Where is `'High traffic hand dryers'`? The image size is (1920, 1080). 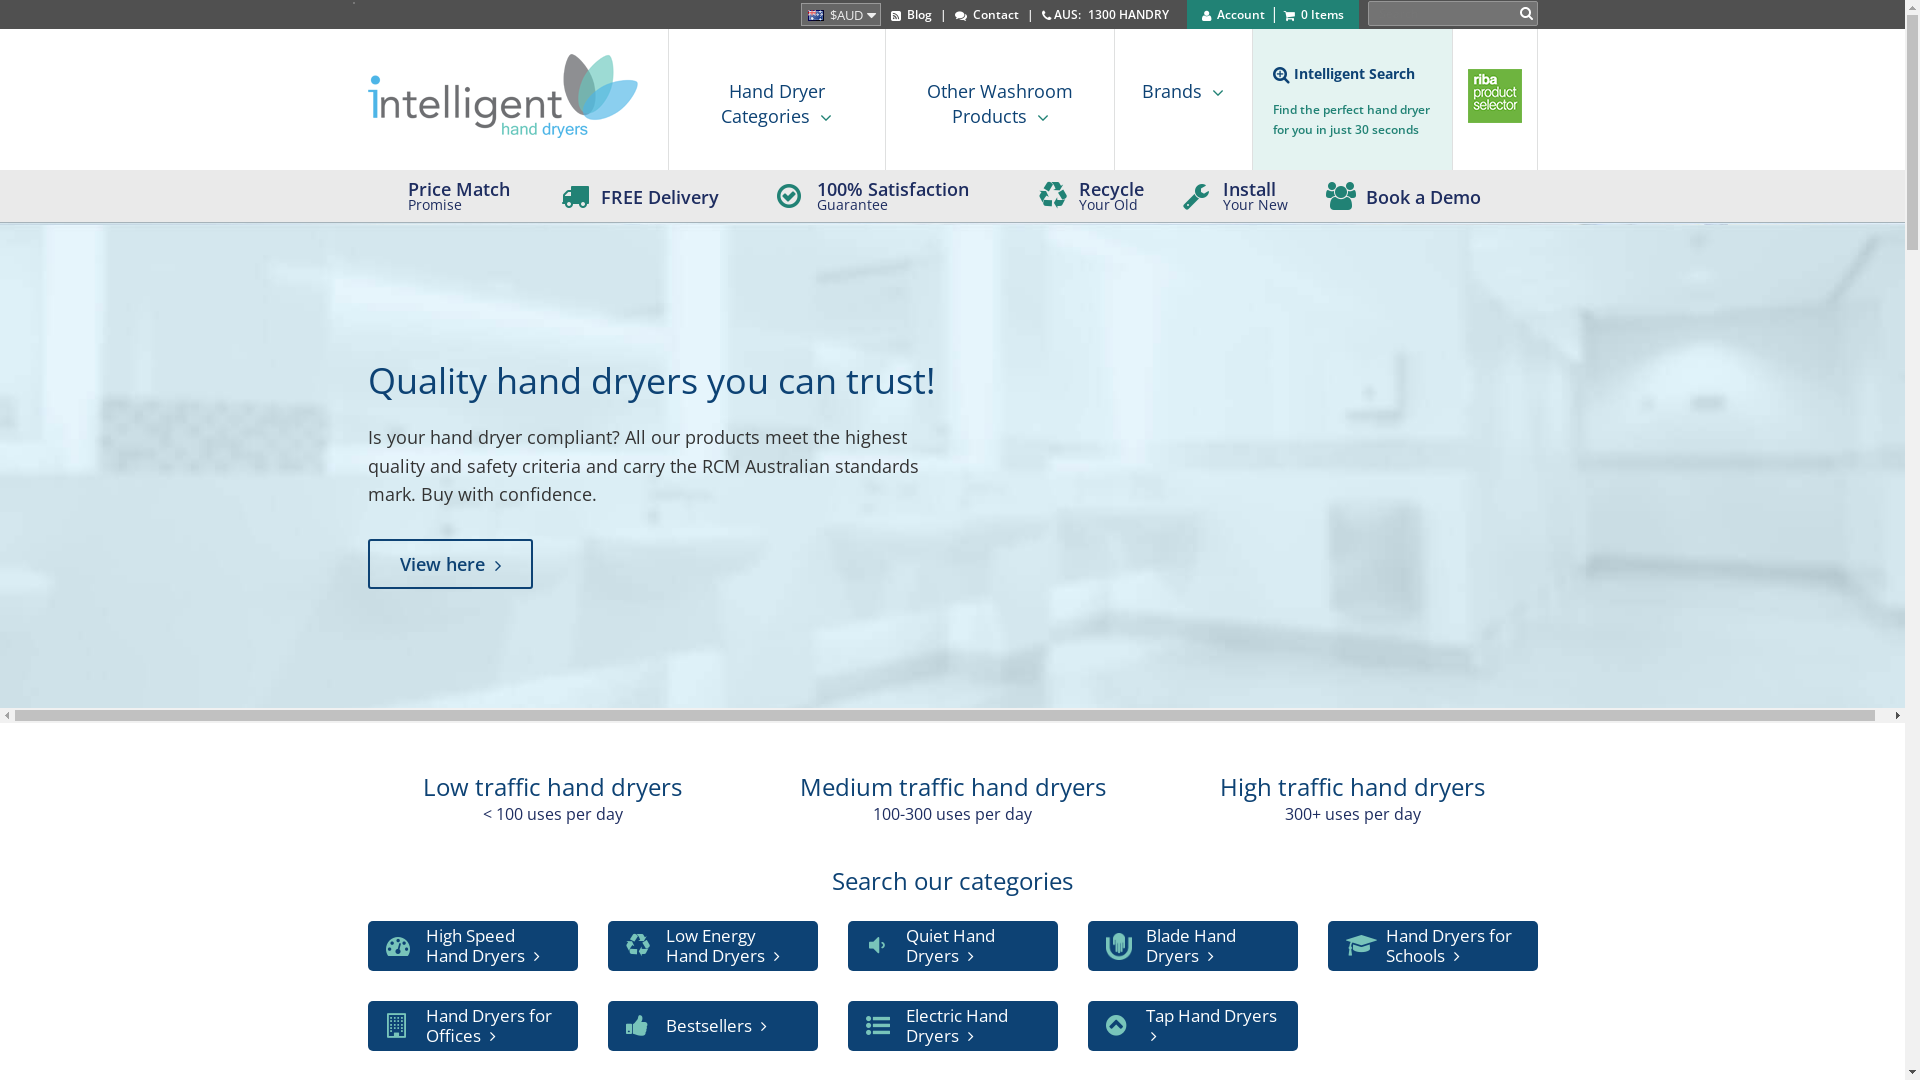 'High traffic hand dryers' is located at coordinates (1352, 785).